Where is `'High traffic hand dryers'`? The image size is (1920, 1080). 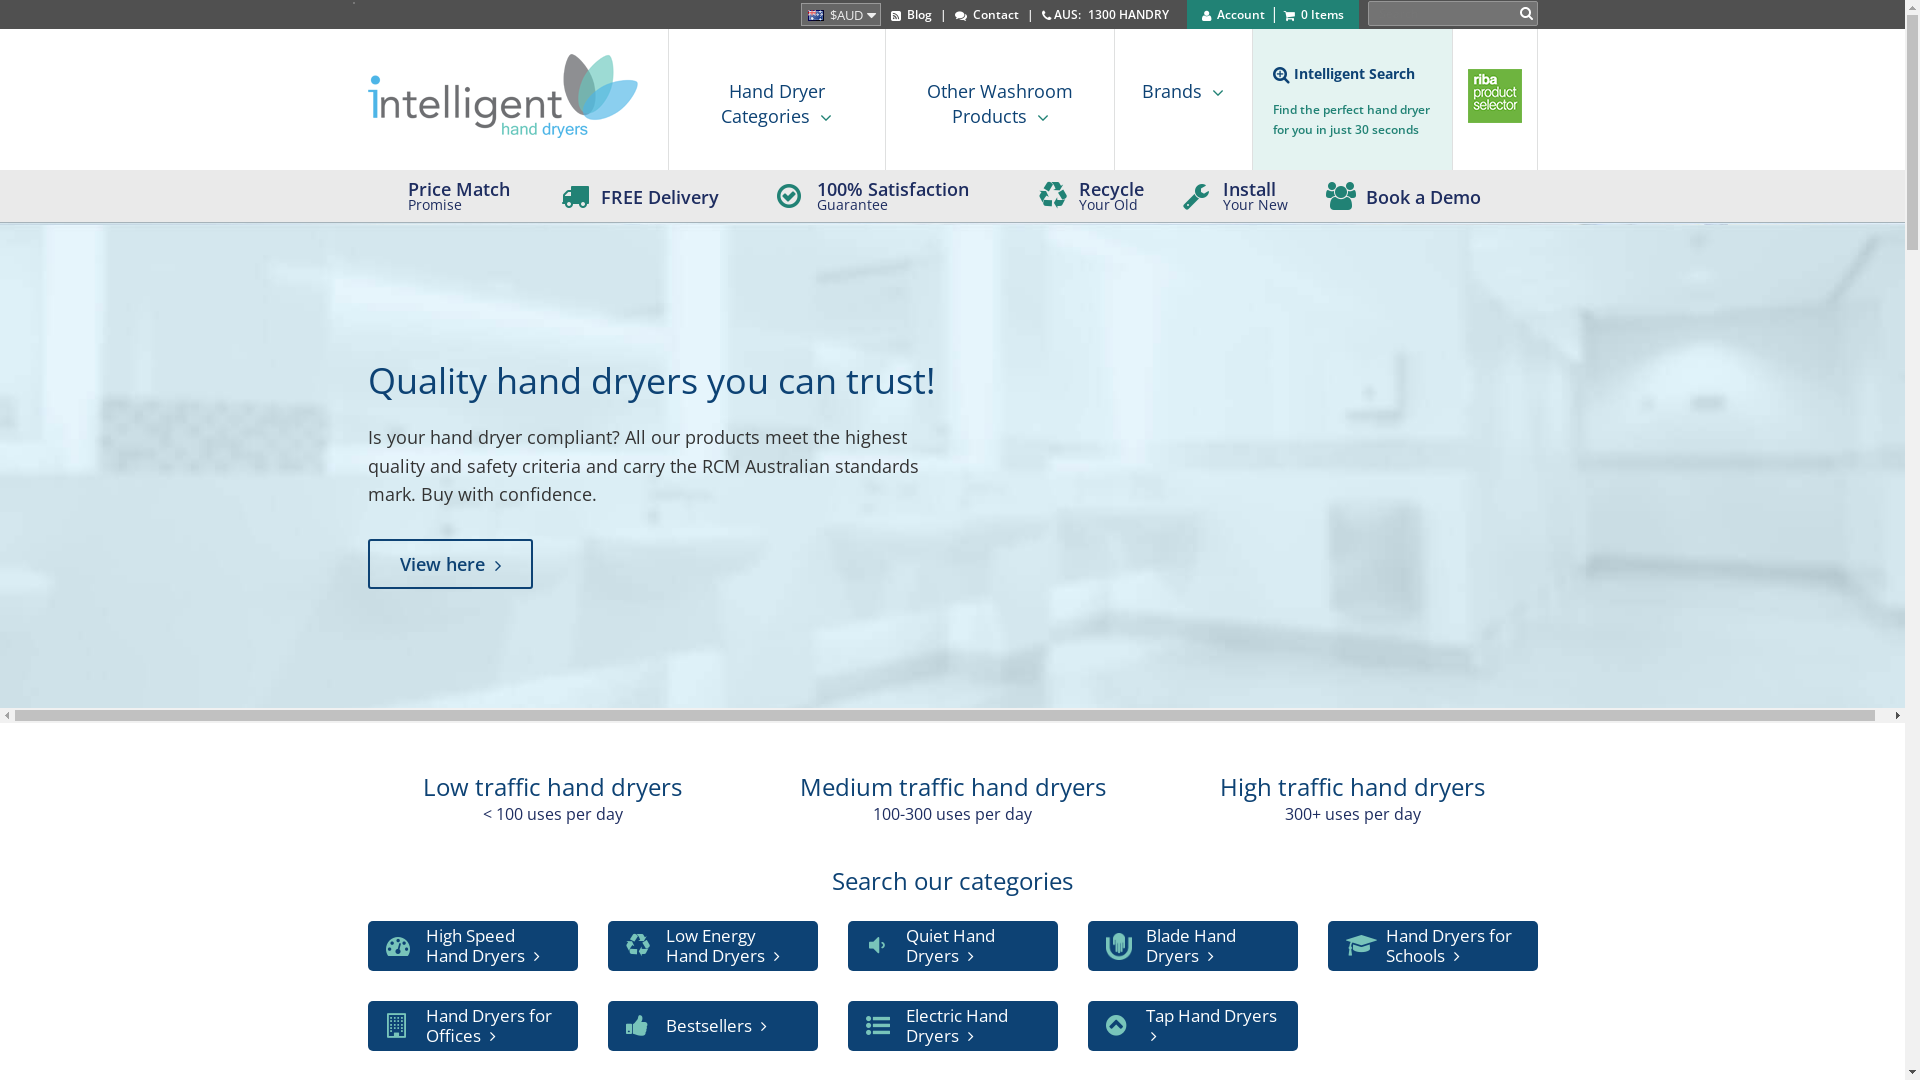 'High traffic hand dryers' is located at coordinates (1352, 785).